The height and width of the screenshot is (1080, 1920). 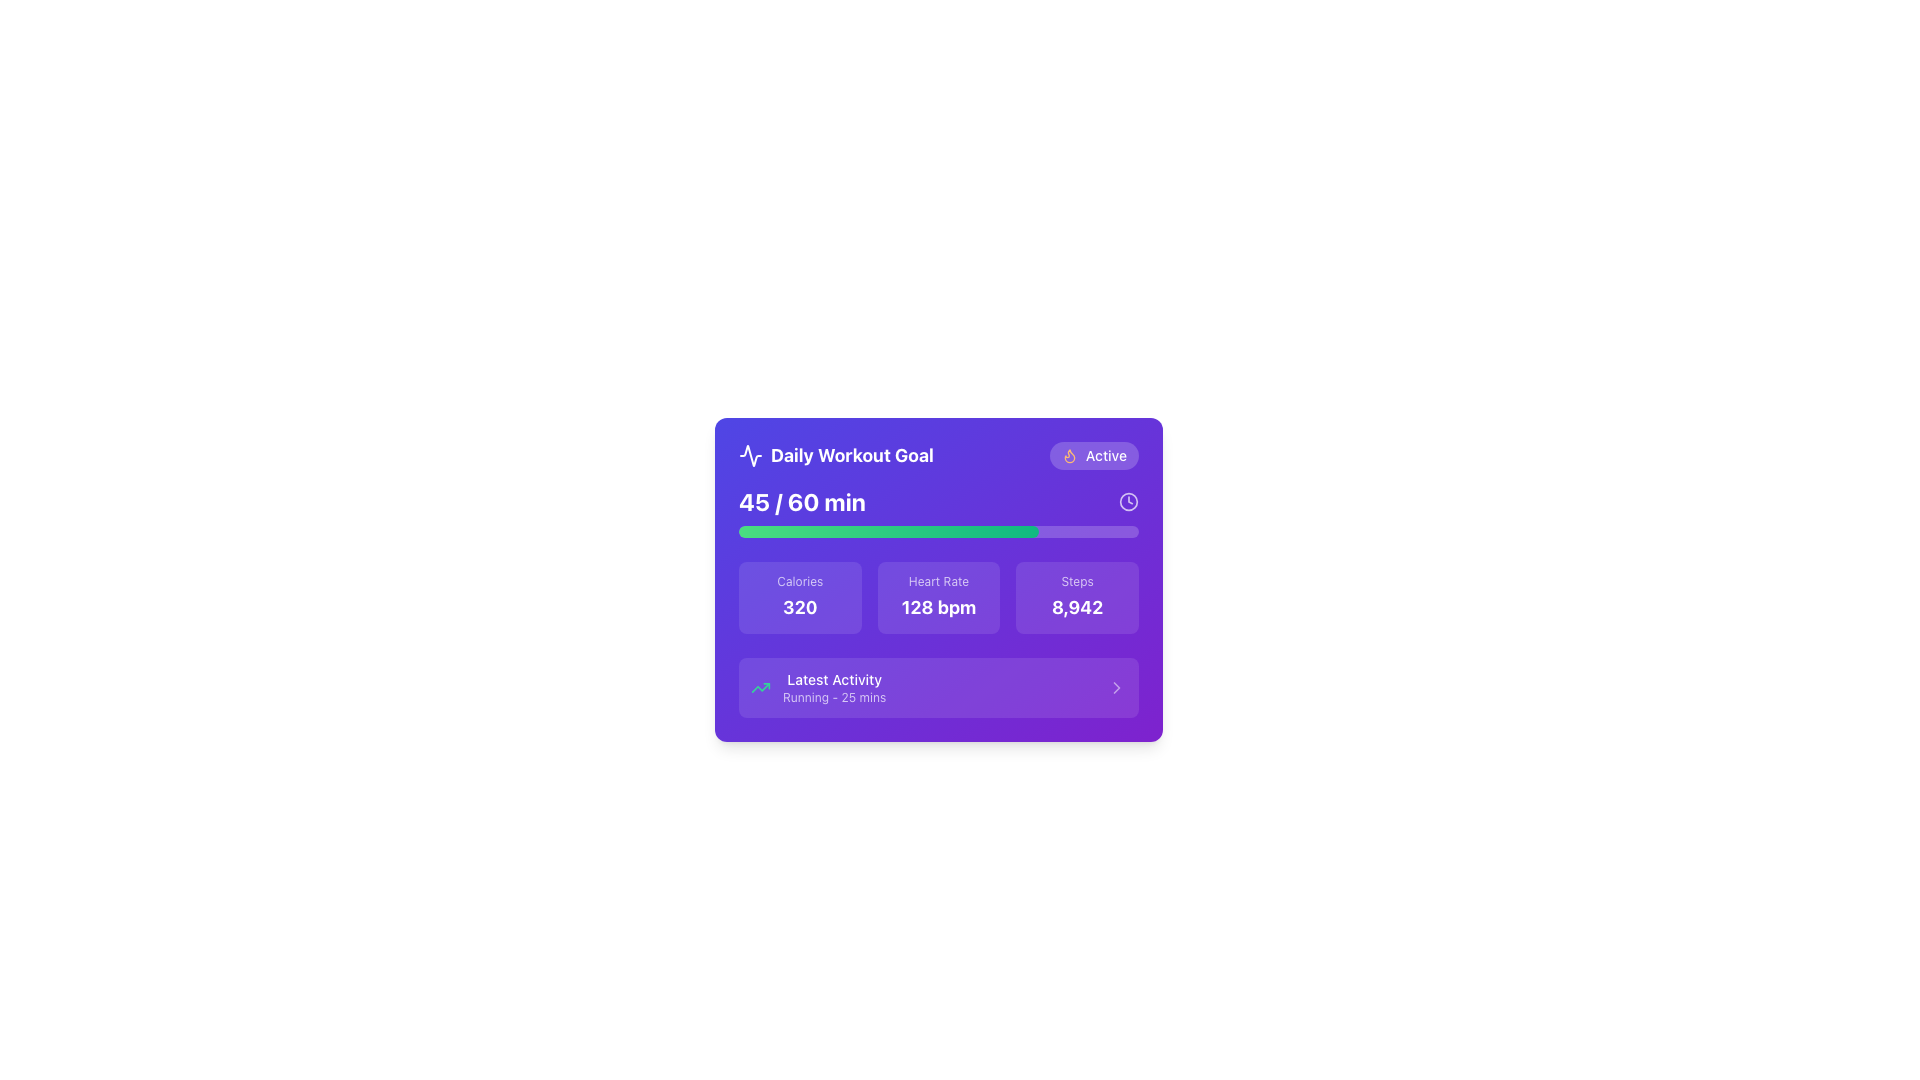 I want to click on the 'Latest Activity' text label, which is displayed in white font on a purple background, so click(x=834, y=678).